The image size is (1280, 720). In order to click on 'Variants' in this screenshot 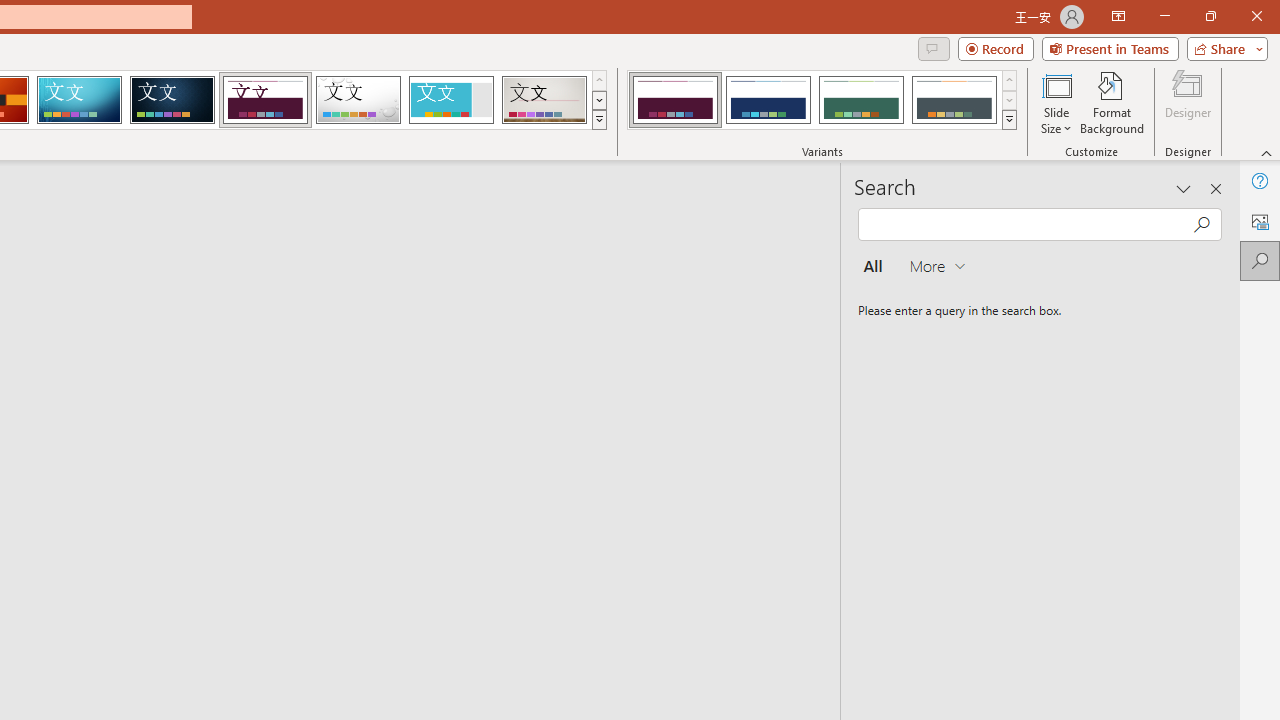, I will do `click(1009, 120)`.